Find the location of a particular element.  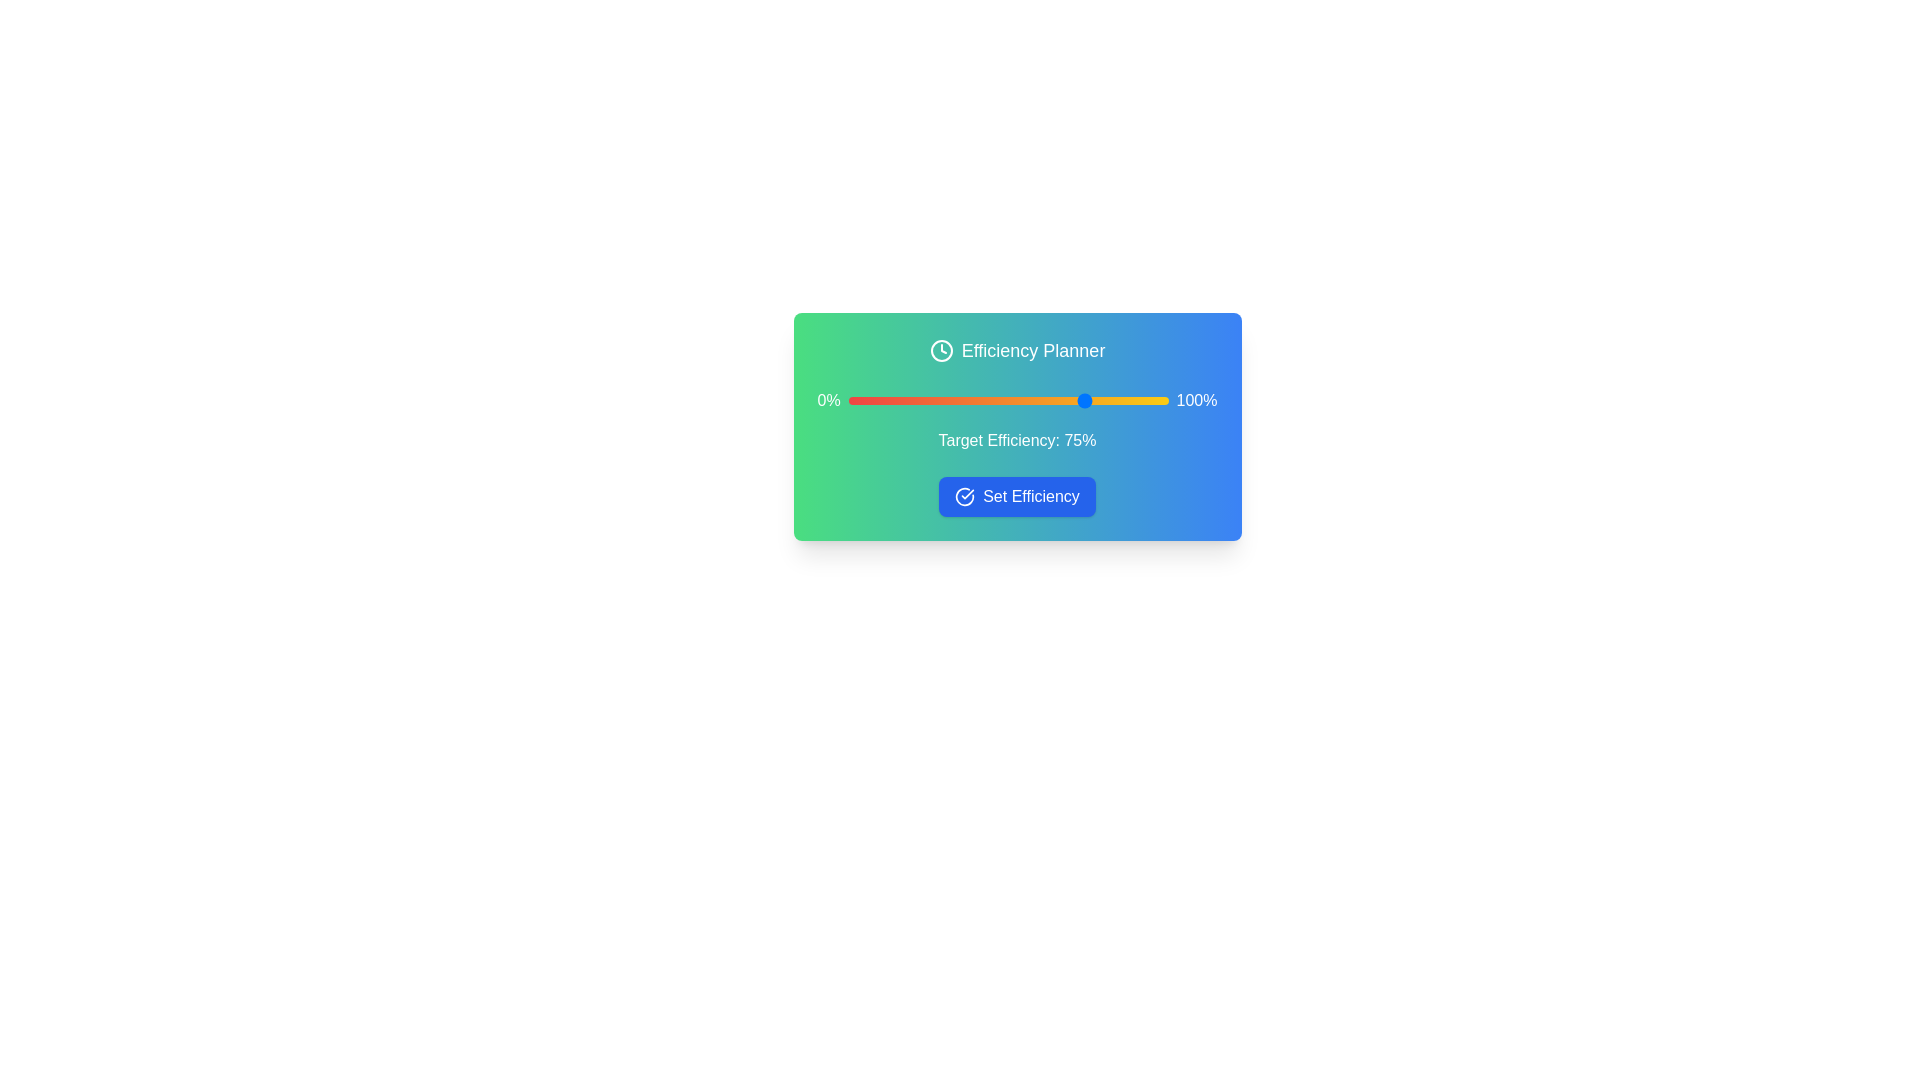

the efficiency slider to set the efficiency to 75% is located at coordinates (1087, 401).